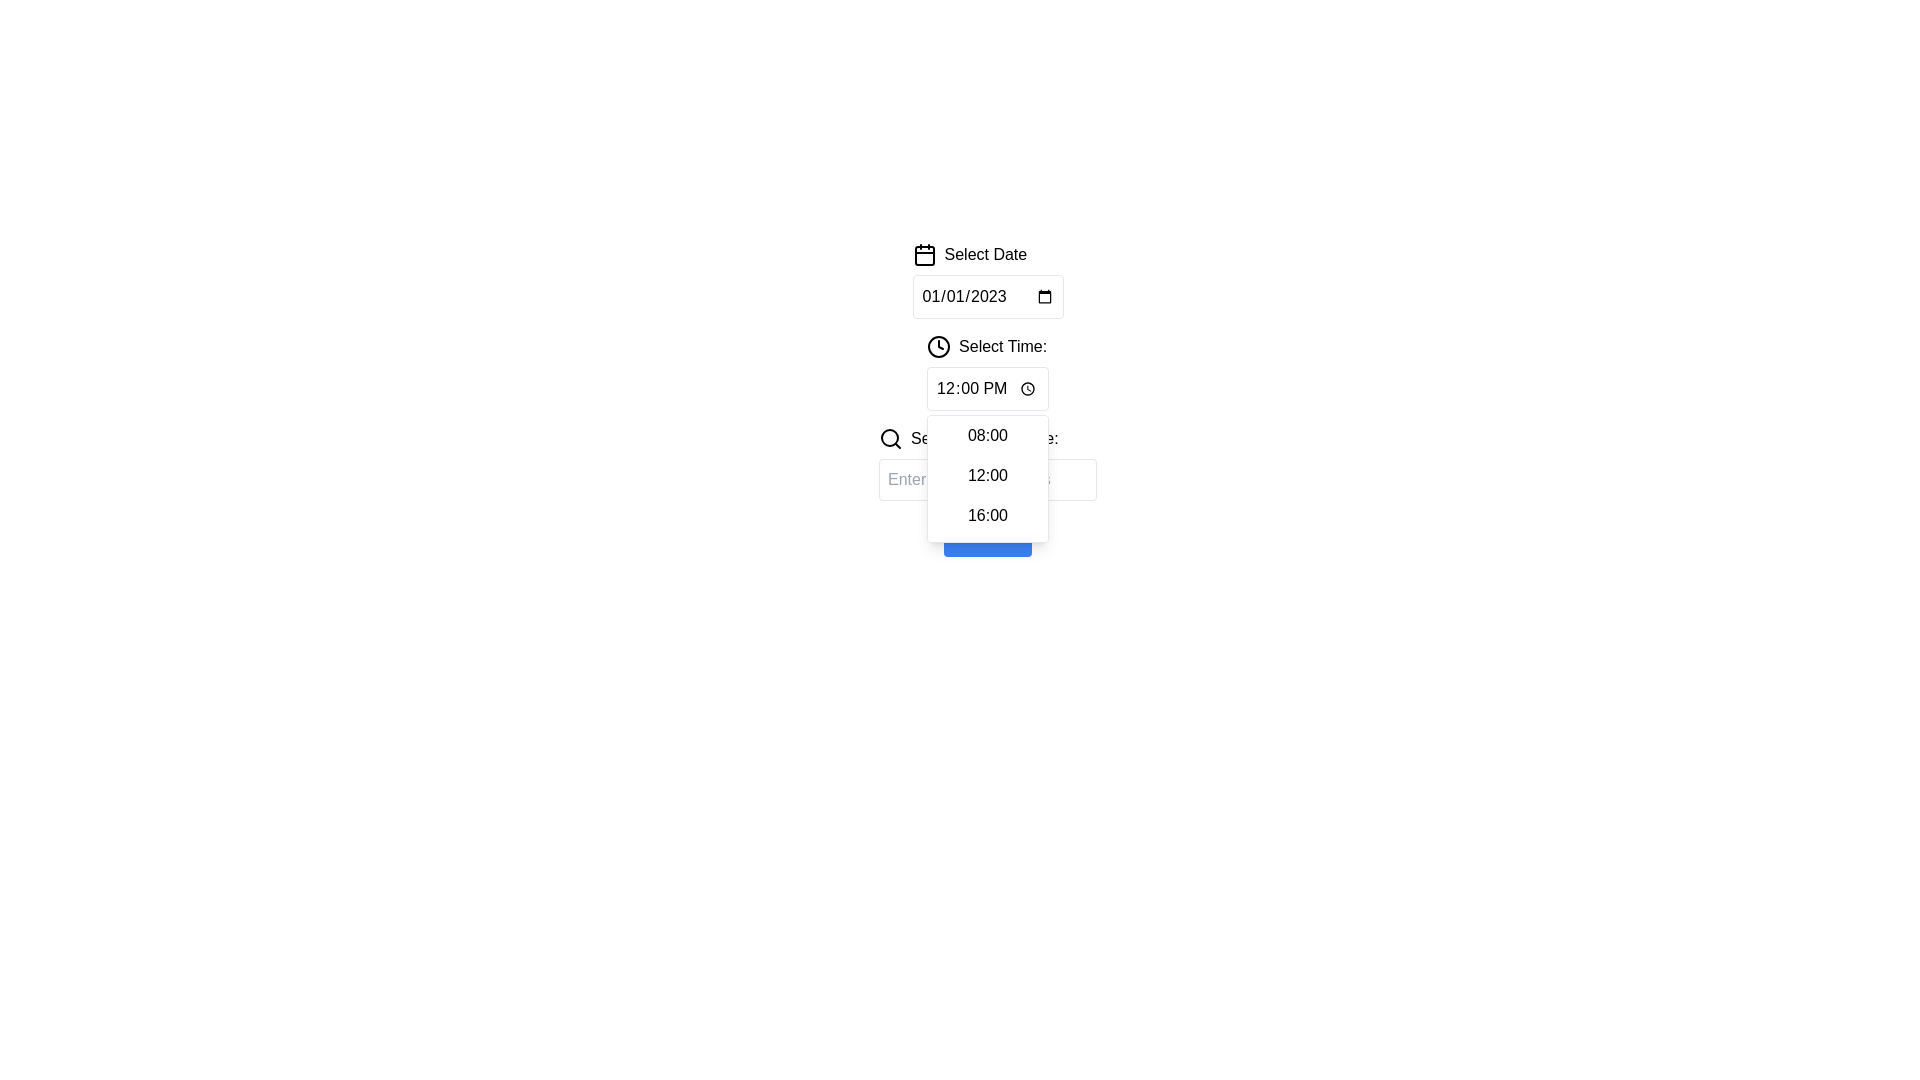 The image size is (1920, 1080). What do you see at coordinates (988, 478) in the screenshot?
I see `the dropdown menu option` at bounding box center [988, 478].